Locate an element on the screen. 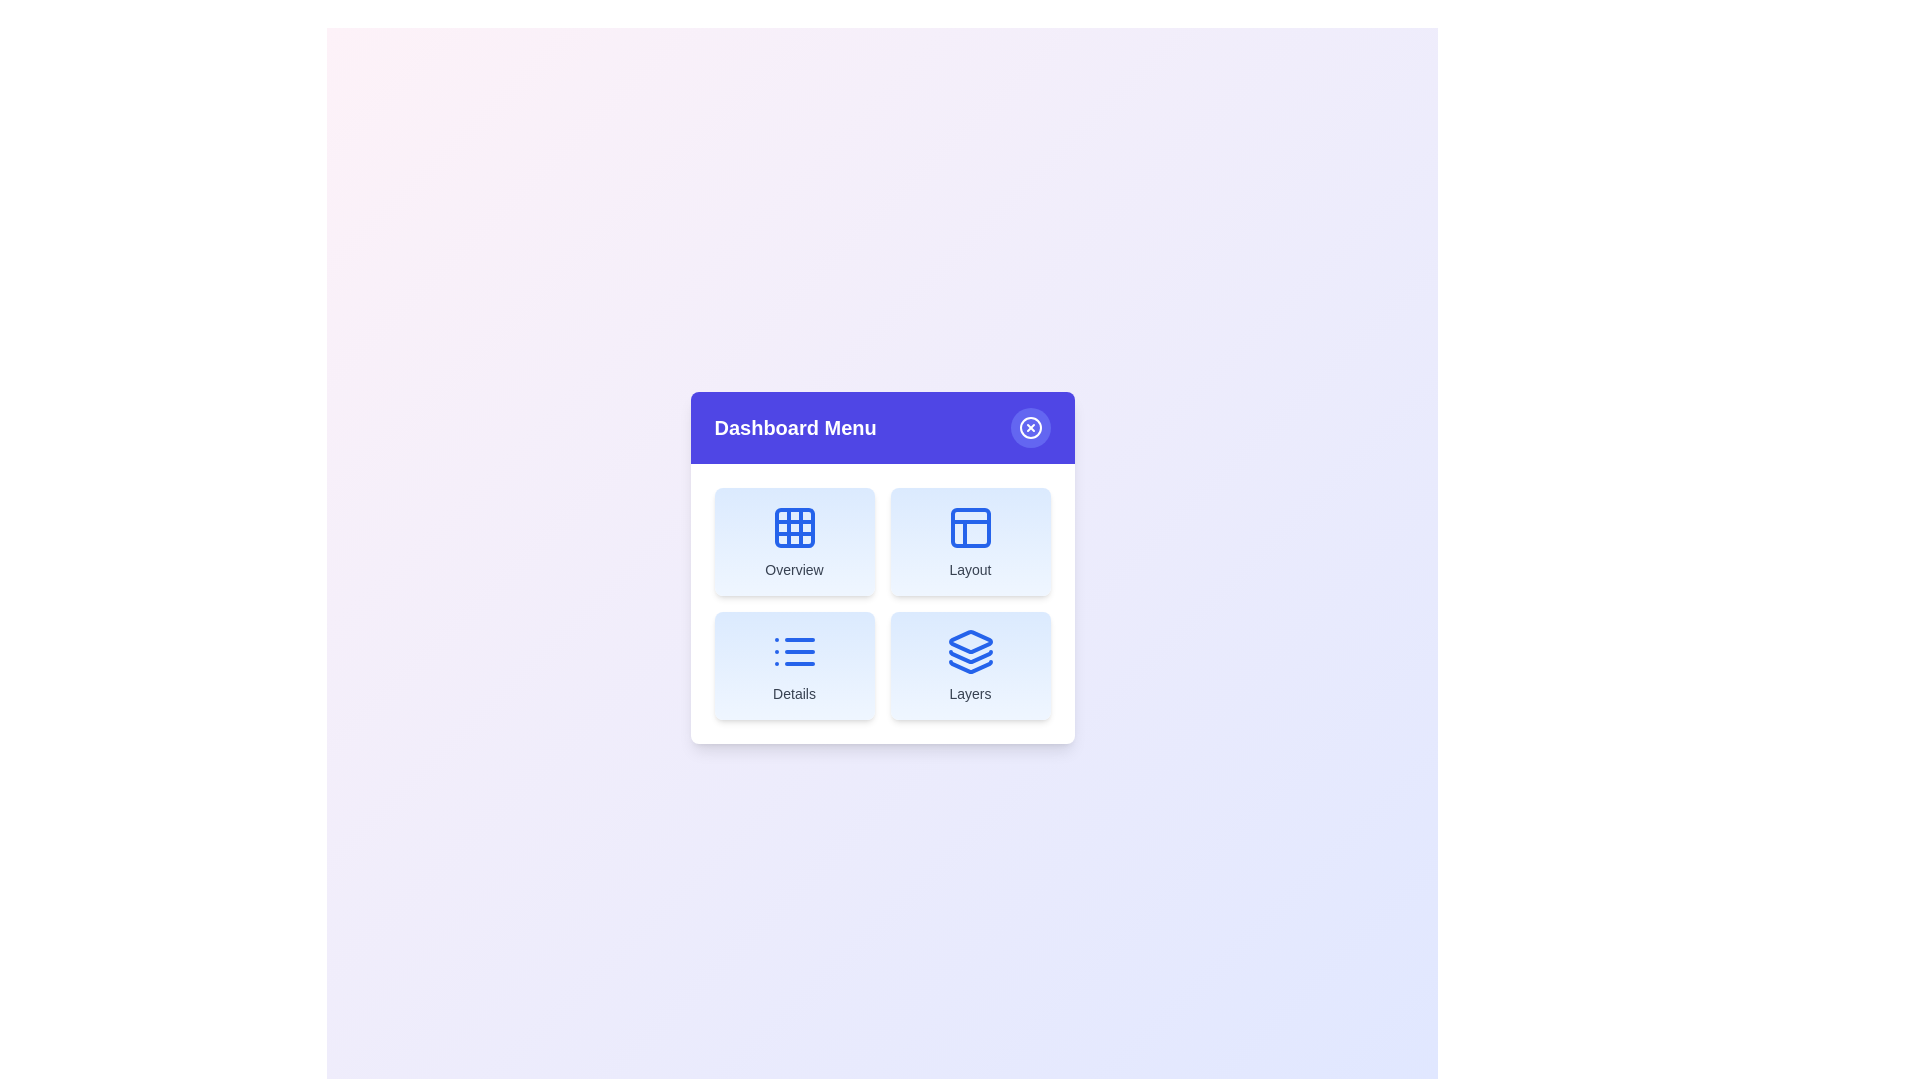 Image resolution: width=1920 pixels, height=1080 pixels. the menu item labeled Overview is located at coordinates (793, 542).